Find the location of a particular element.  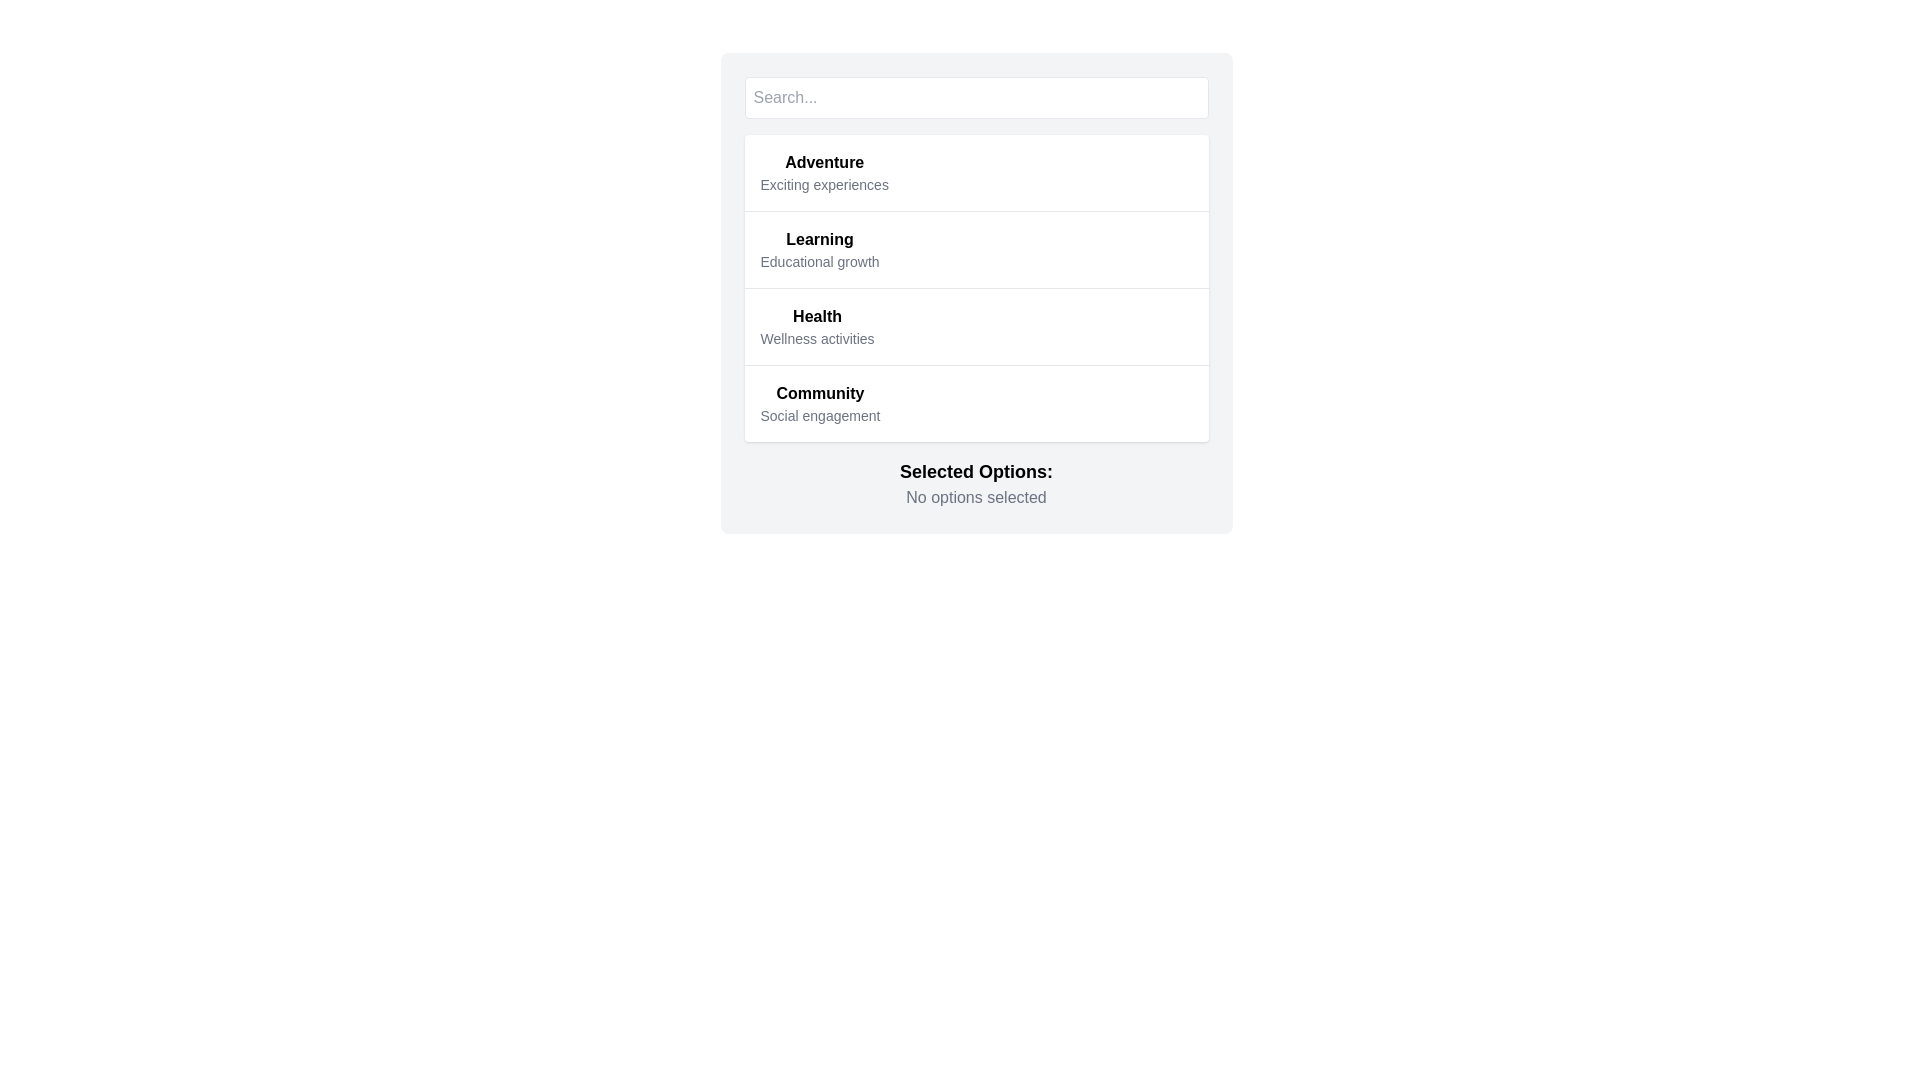

the third list item labeled 'Health' which represents a selectable category option with additional information about 'Wellness activities' is located at coordinates (976, 288).